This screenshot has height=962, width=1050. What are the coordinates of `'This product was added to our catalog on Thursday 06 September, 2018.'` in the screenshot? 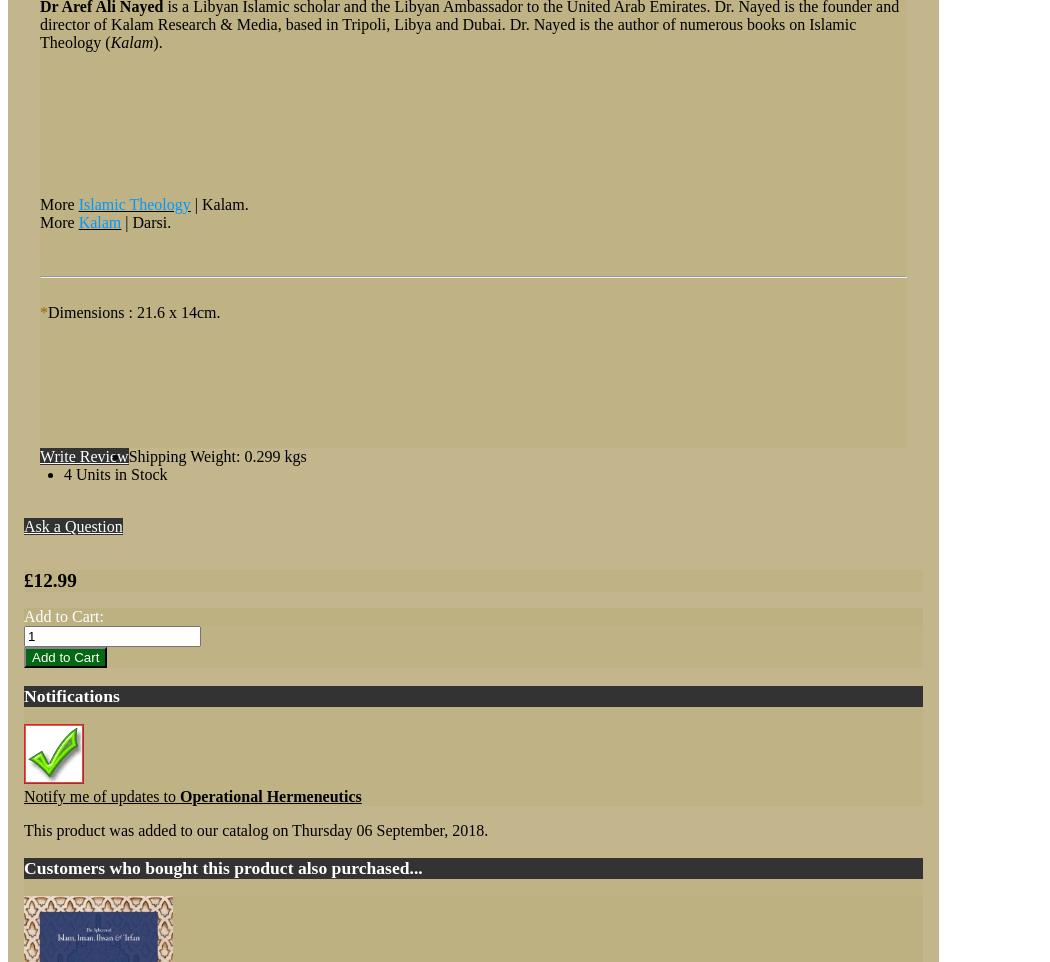 It's located at (255, 830).